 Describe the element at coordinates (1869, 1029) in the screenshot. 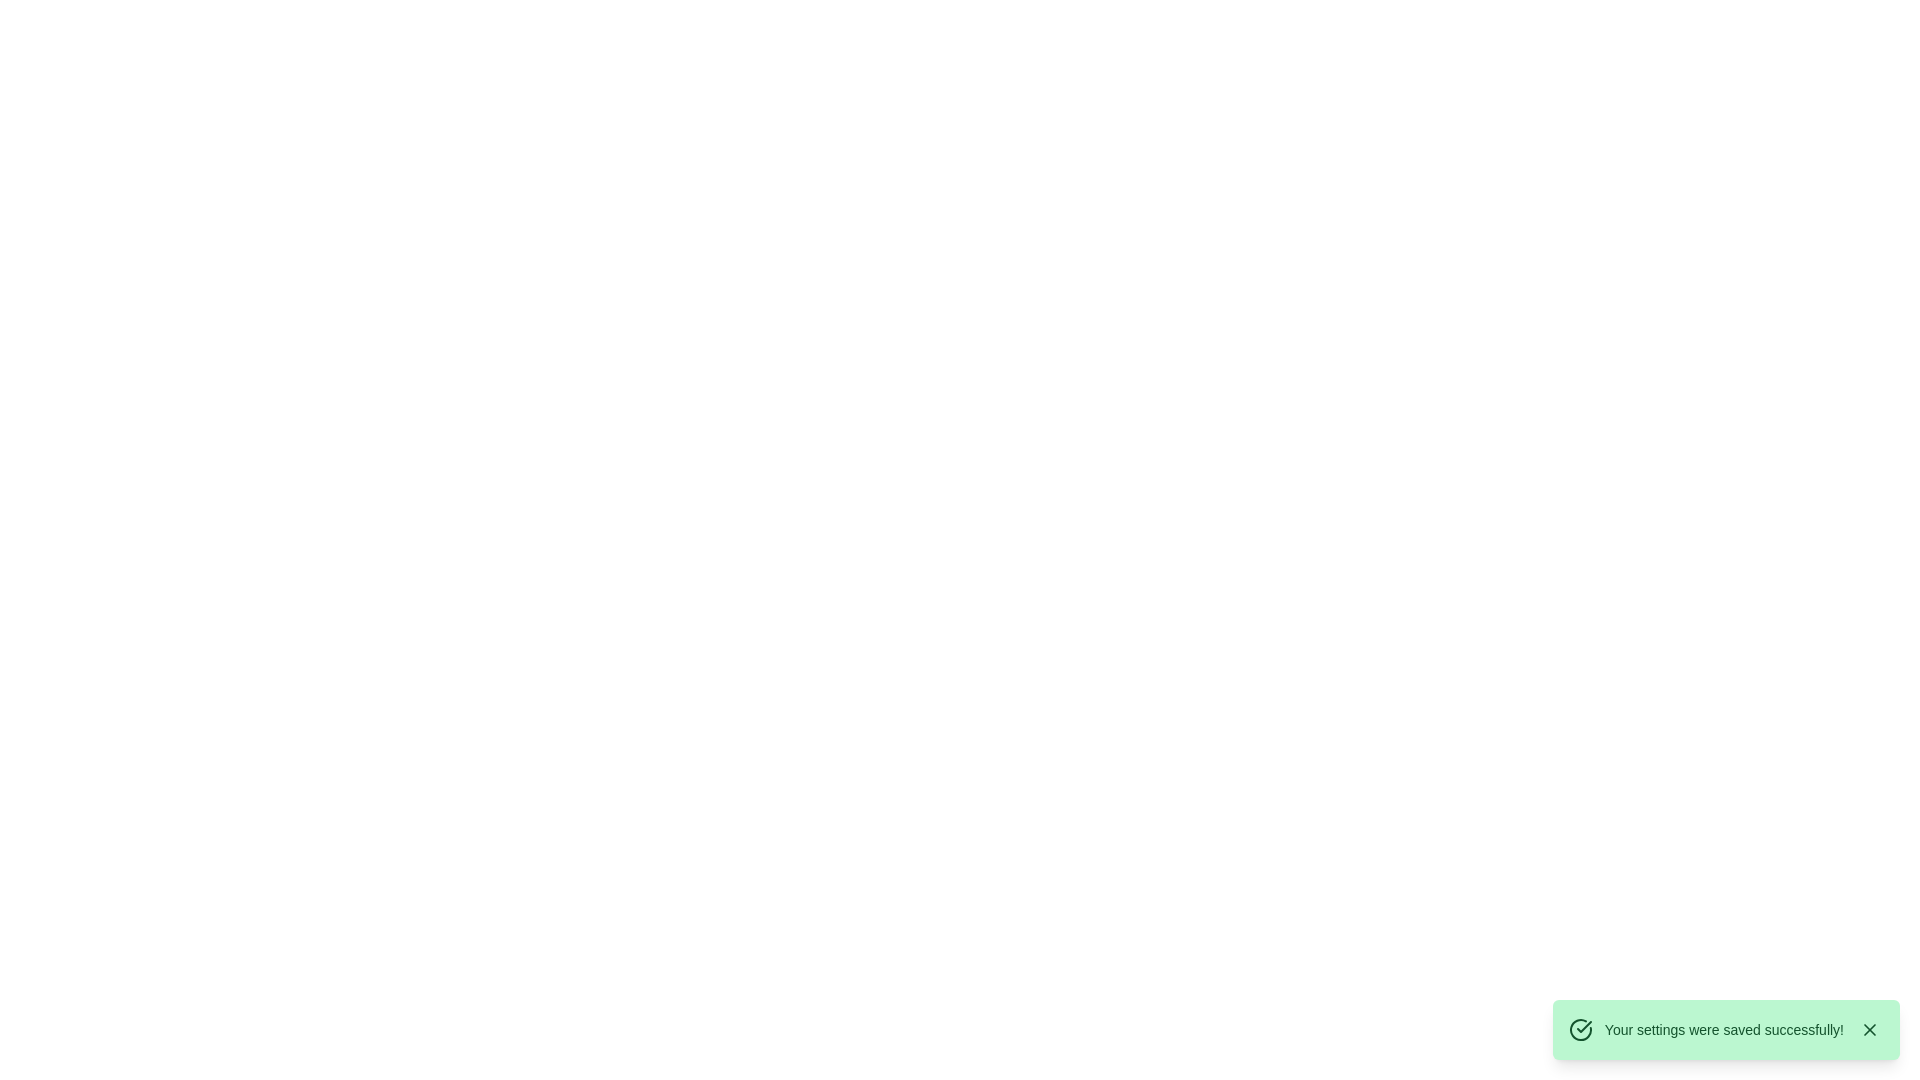

I see `the green close icon button located in the bottom-right corner of the notification box` at that location.